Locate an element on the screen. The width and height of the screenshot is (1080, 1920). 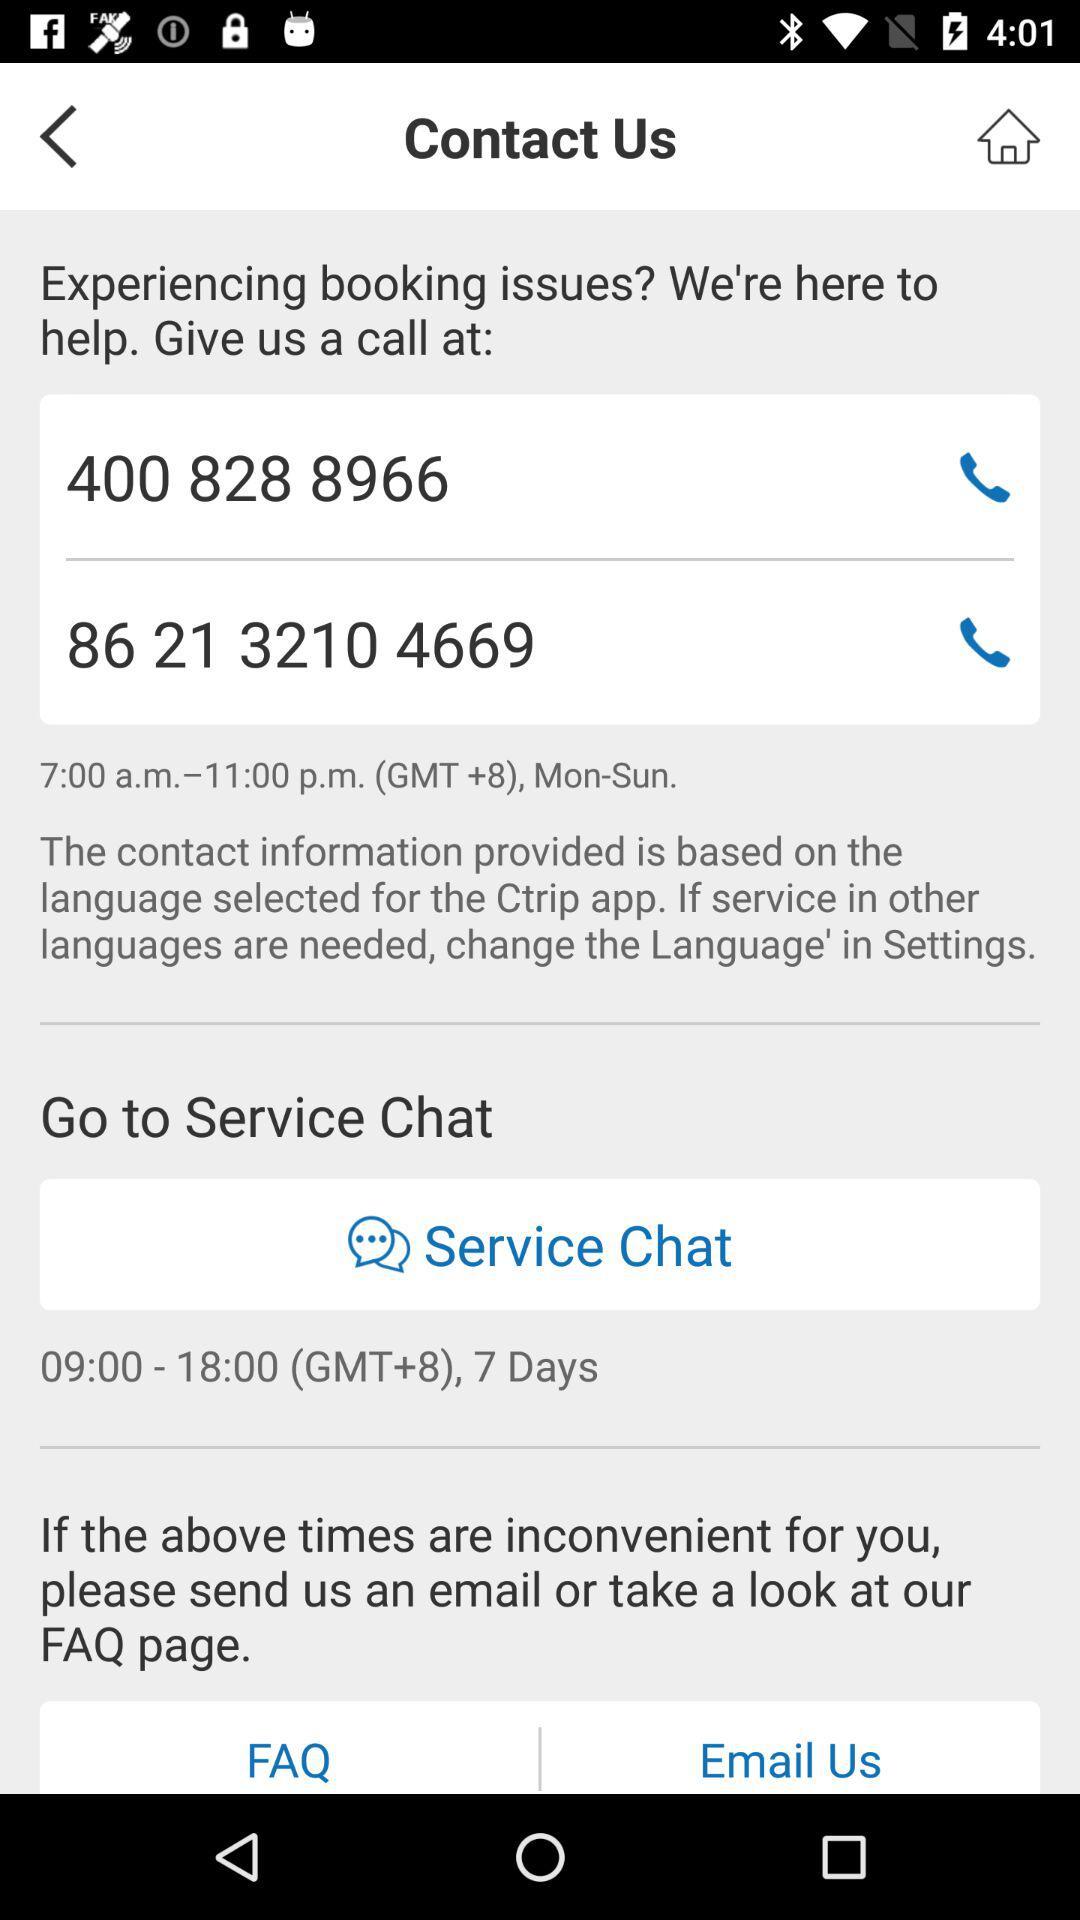
go home is located at coordinates (1008, 135).